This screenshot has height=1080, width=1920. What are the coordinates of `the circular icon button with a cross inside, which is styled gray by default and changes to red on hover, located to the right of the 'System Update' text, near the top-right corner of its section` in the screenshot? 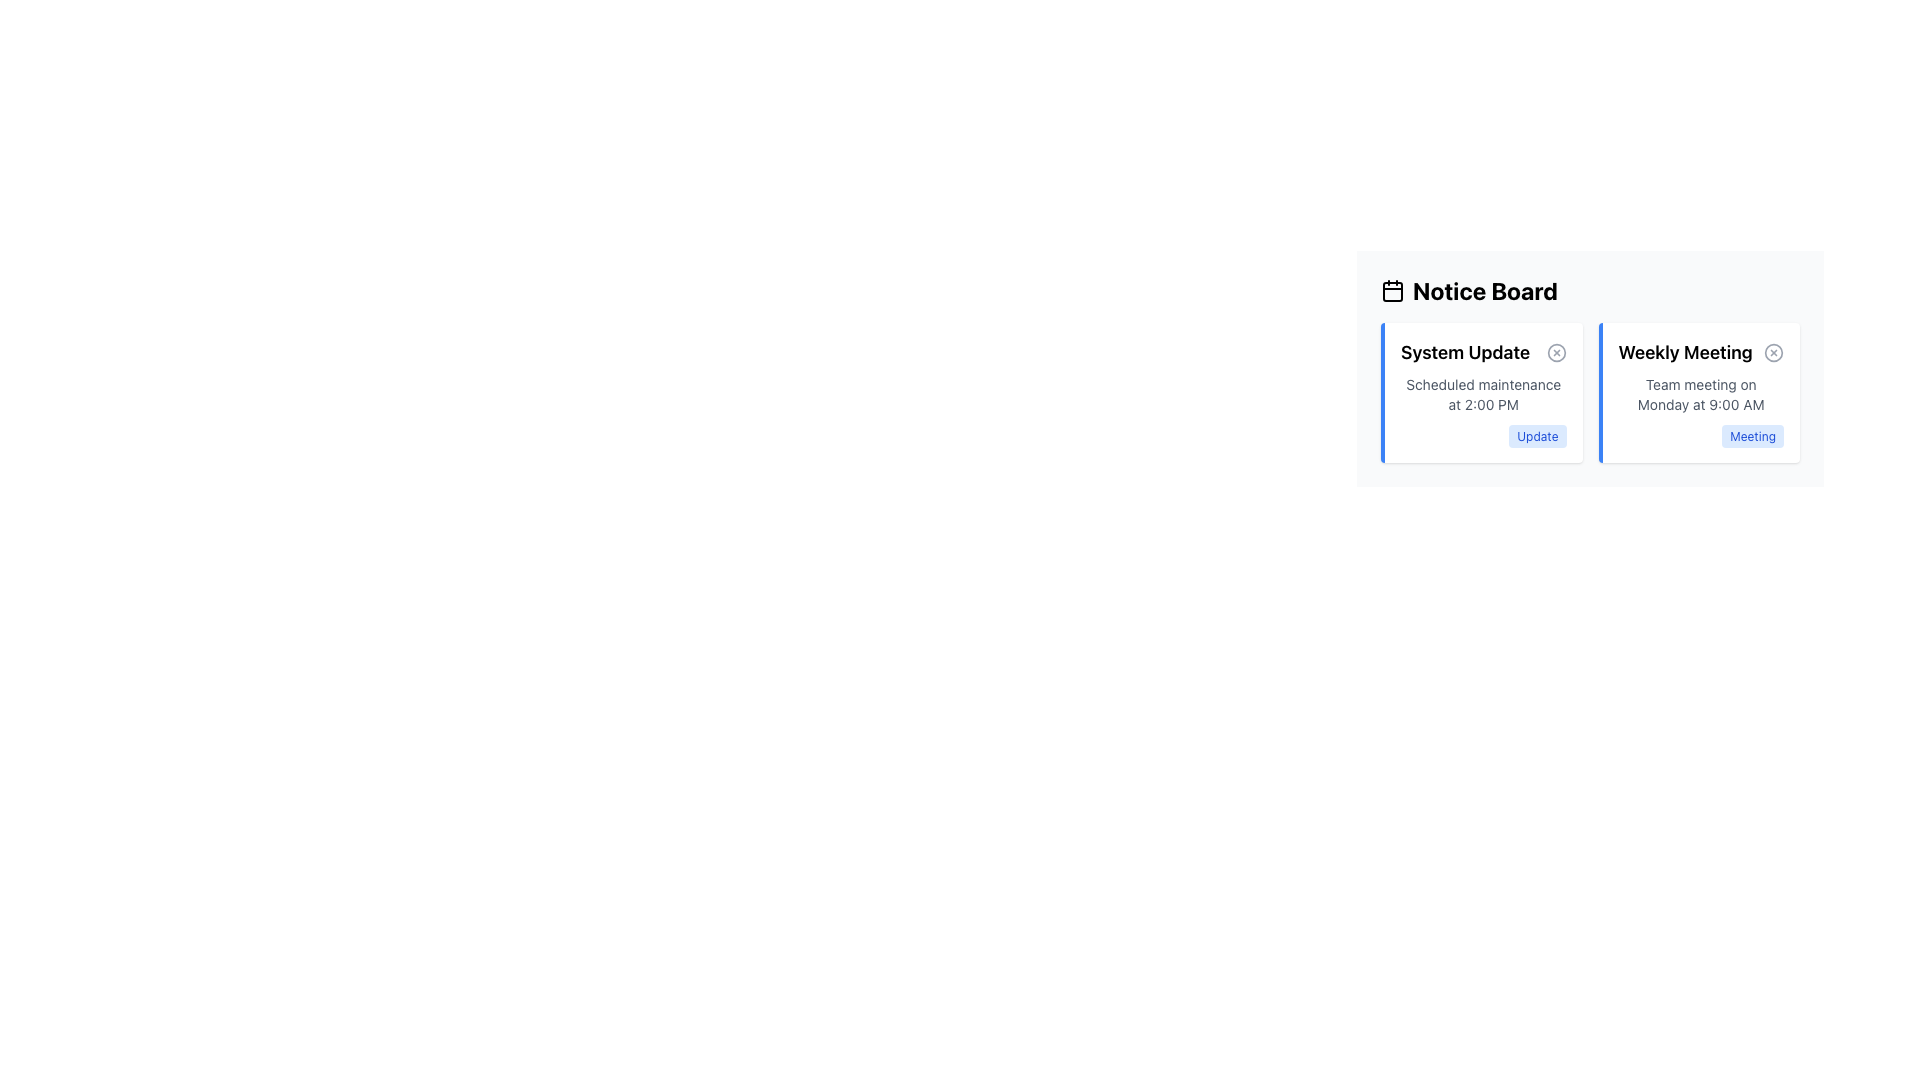 It's located at (1555, 352).